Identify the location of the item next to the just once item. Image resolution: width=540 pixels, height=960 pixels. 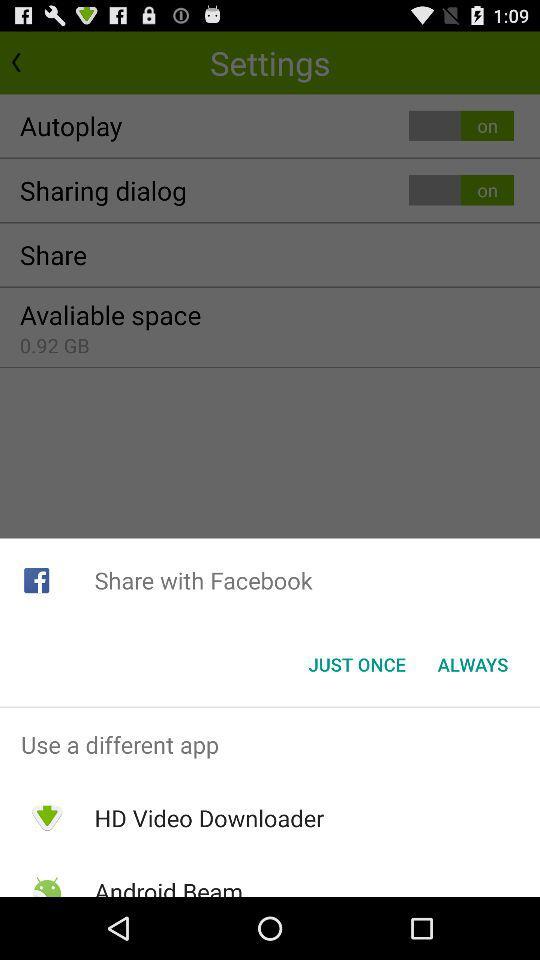
(472, 664).